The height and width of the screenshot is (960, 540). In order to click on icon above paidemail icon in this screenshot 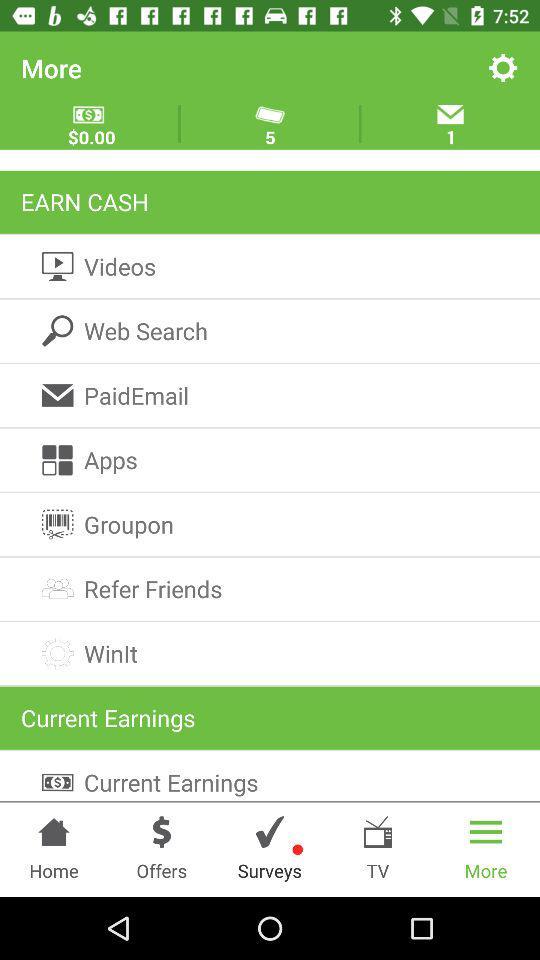, I will do `click(270, 331)`.